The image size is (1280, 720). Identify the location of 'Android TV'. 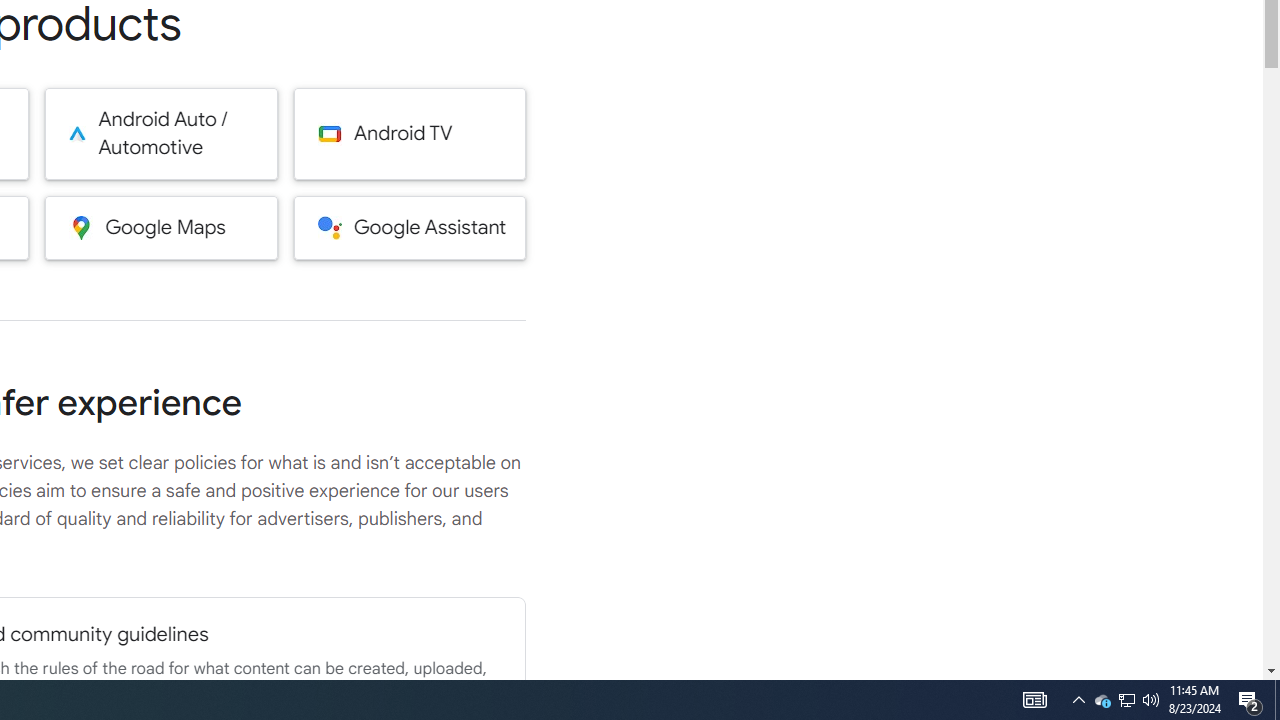
(409, 133).